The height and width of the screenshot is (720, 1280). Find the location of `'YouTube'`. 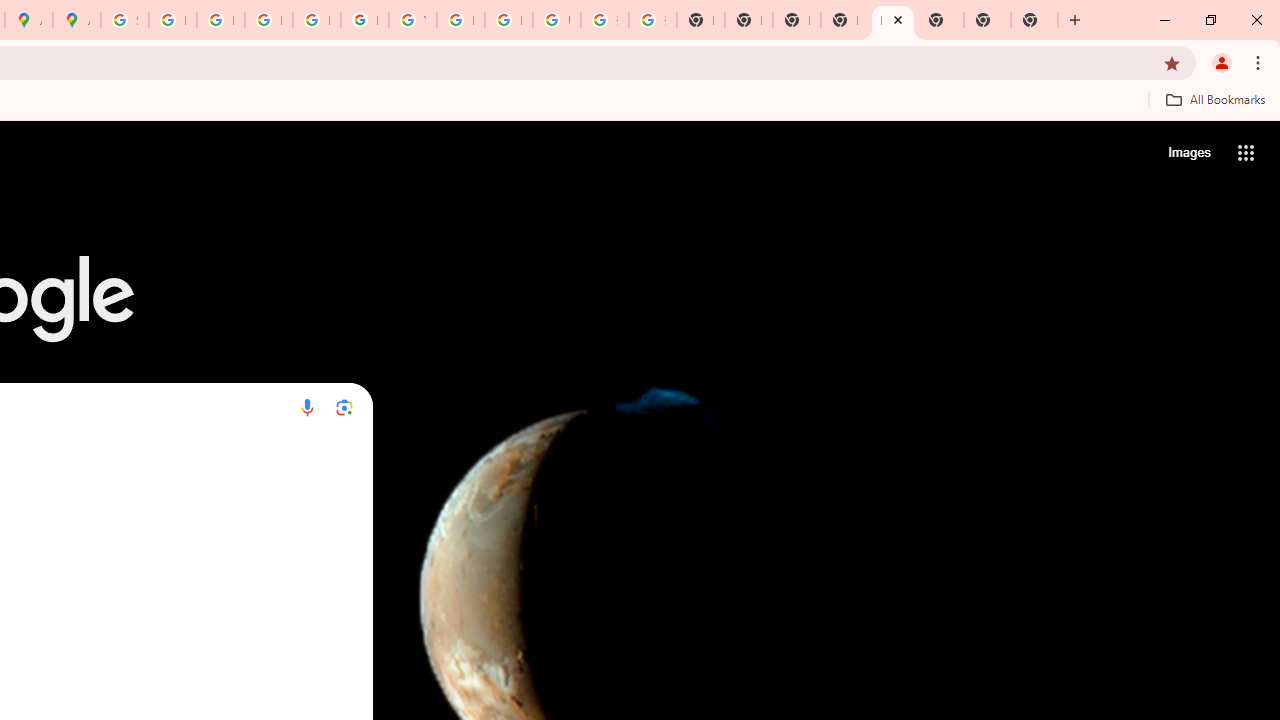

'YouTube' is located at coordinates (411, 20).